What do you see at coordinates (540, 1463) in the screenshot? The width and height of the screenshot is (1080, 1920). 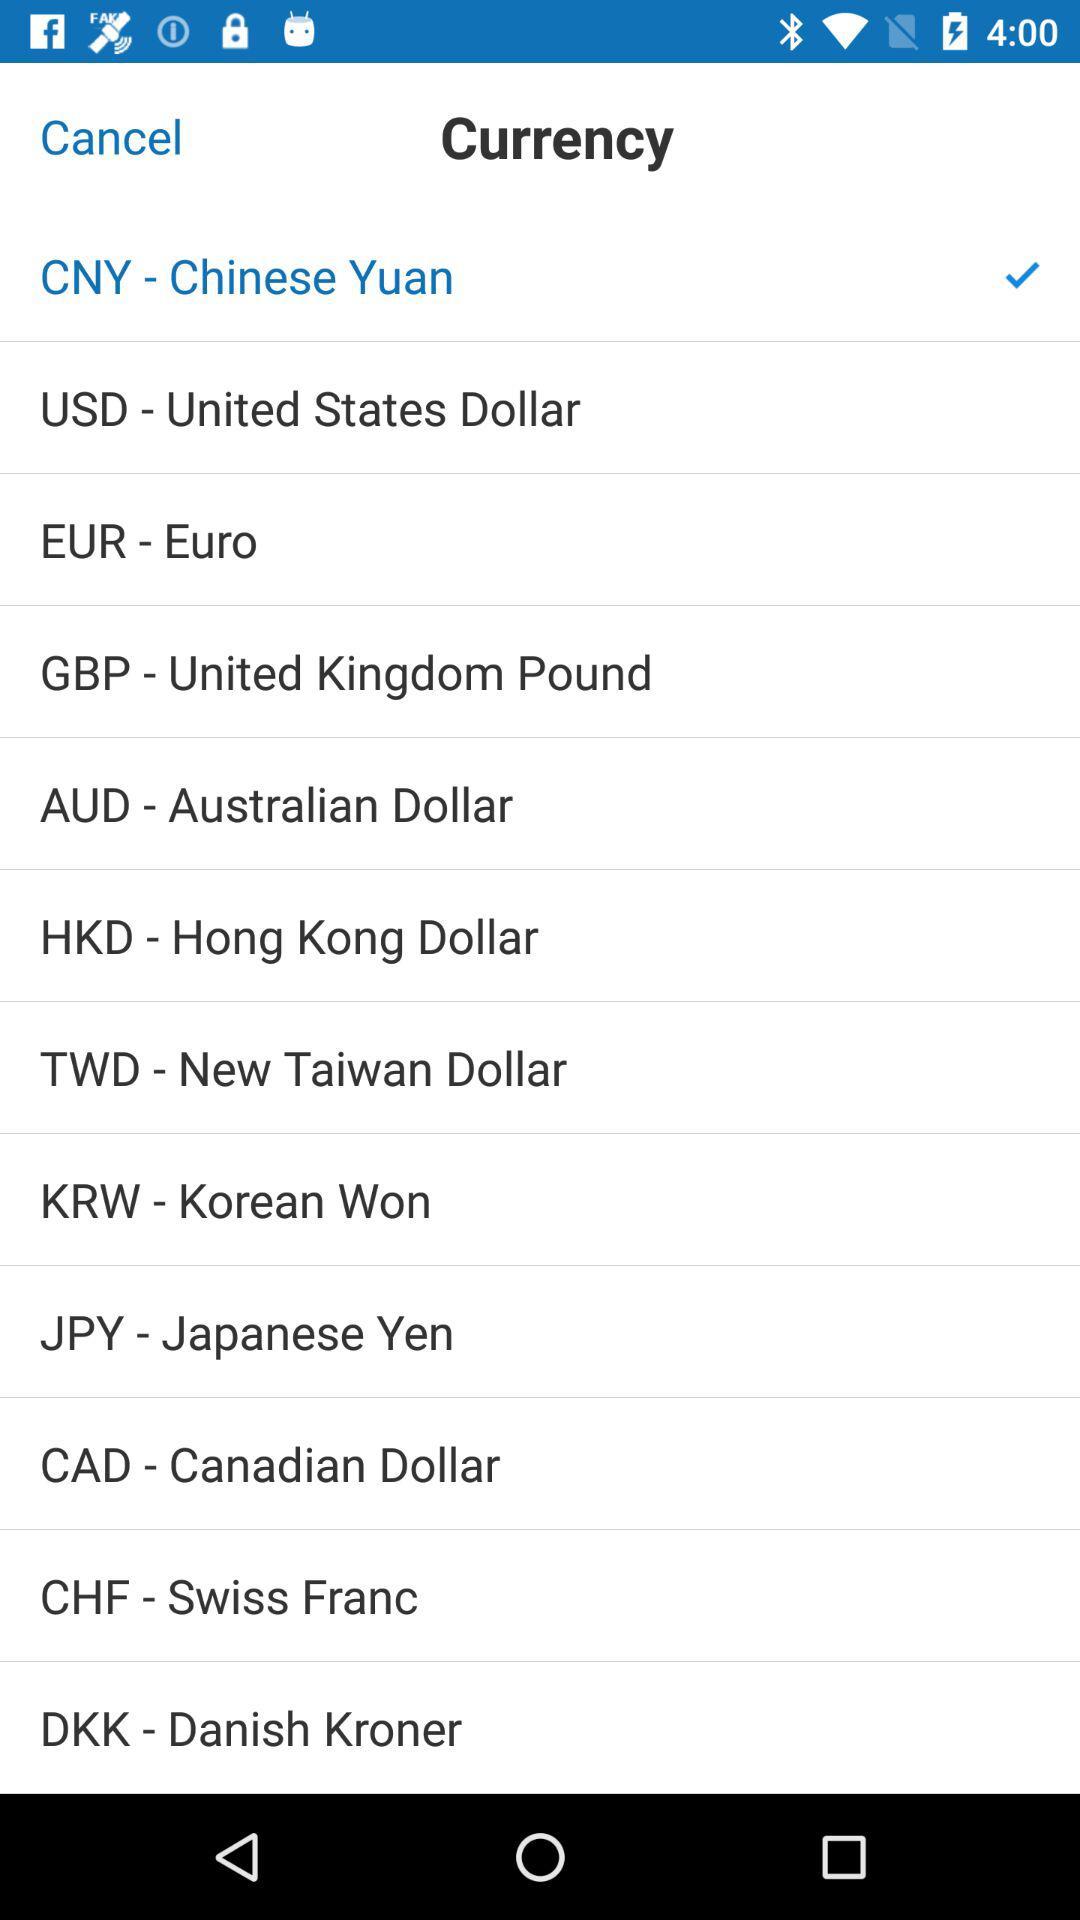 I see `the item below the jpy - japanese yen` at bounding box center [540, 1463].